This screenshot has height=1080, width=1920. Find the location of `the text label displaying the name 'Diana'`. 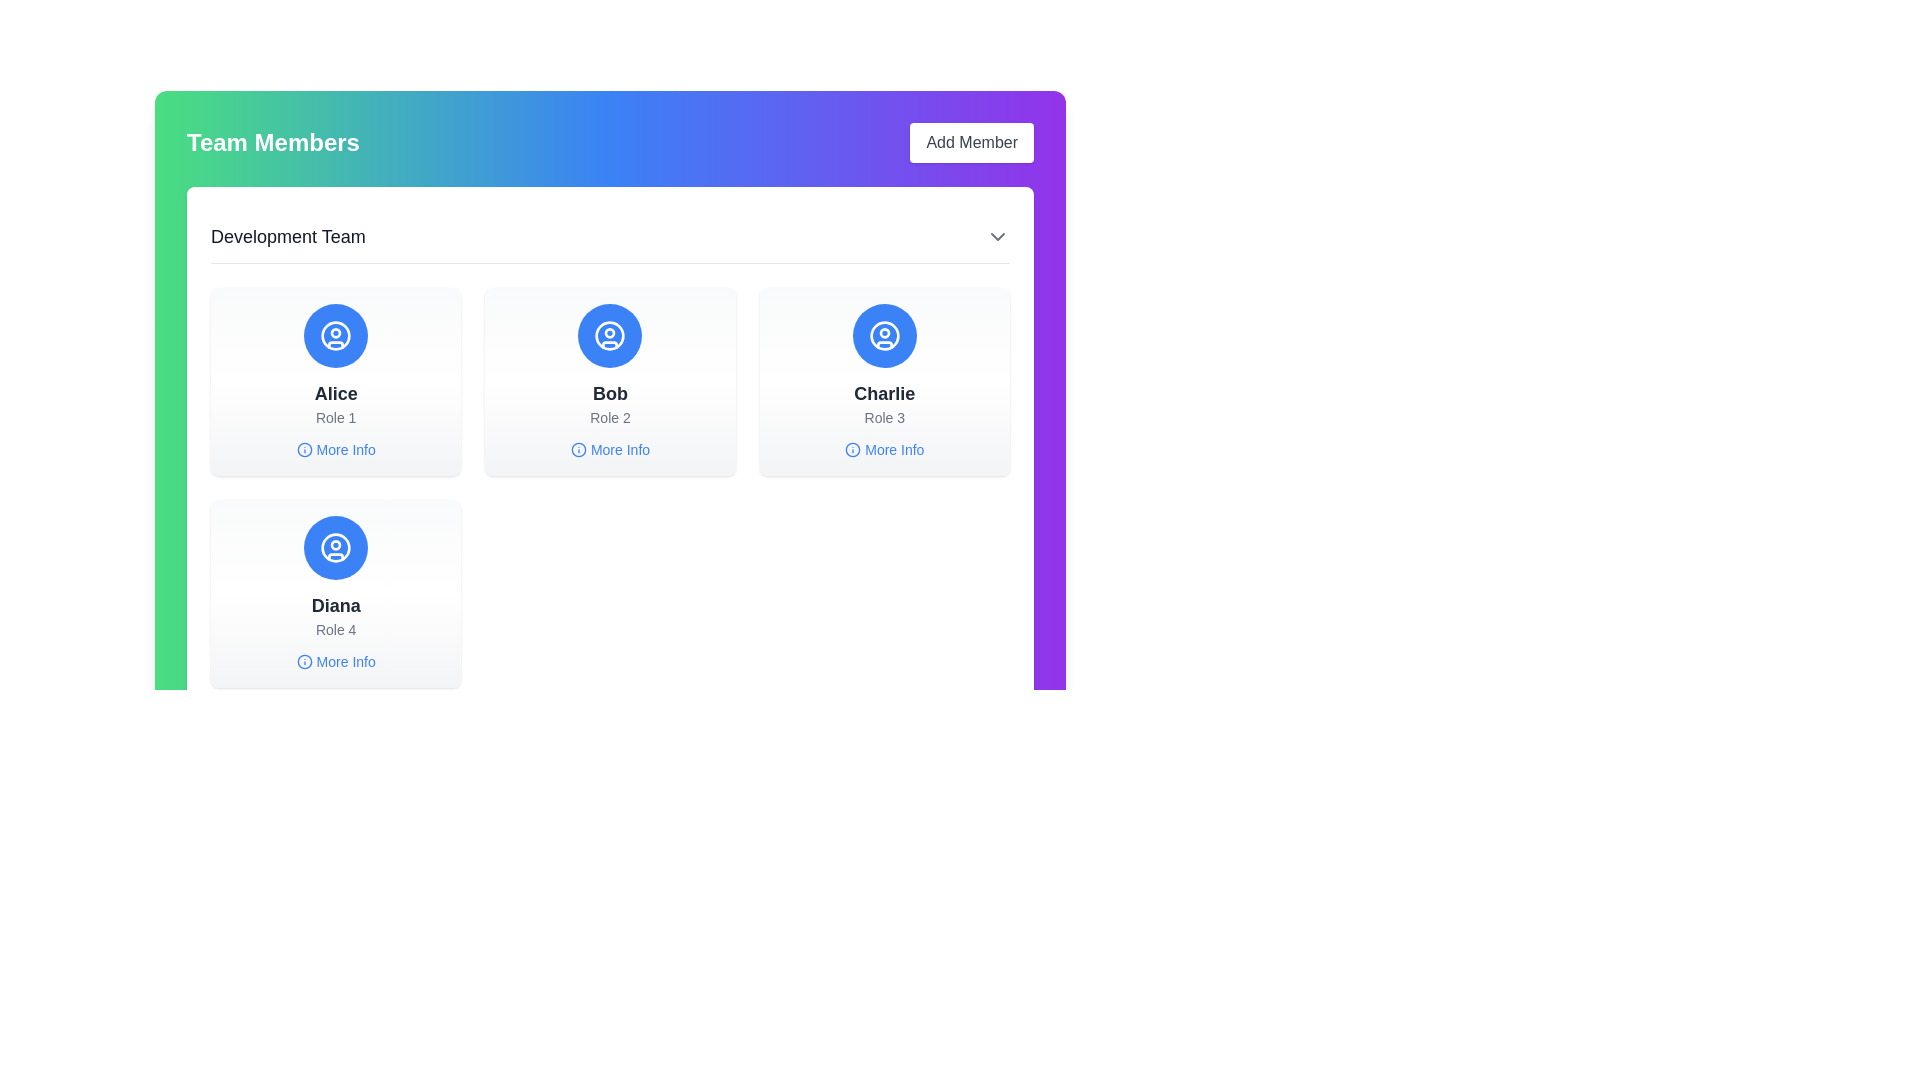

the text label displaying the name 'Diana' is located at coordinates (336, 604).